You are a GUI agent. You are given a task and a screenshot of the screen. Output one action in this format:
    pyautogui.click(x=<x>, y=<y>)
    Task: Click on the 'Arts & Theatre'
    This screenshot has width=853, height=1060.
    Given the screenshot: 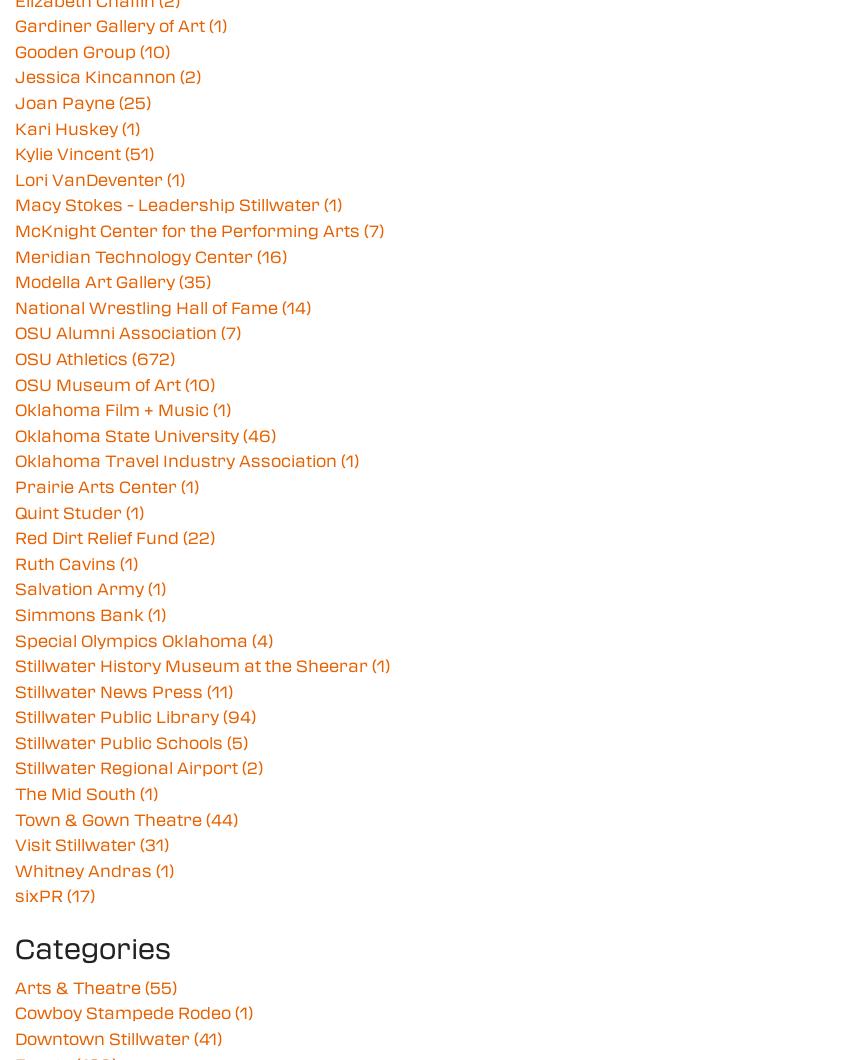 What is the action you would take?
    pyautogui.click(x=79, y=985)
    